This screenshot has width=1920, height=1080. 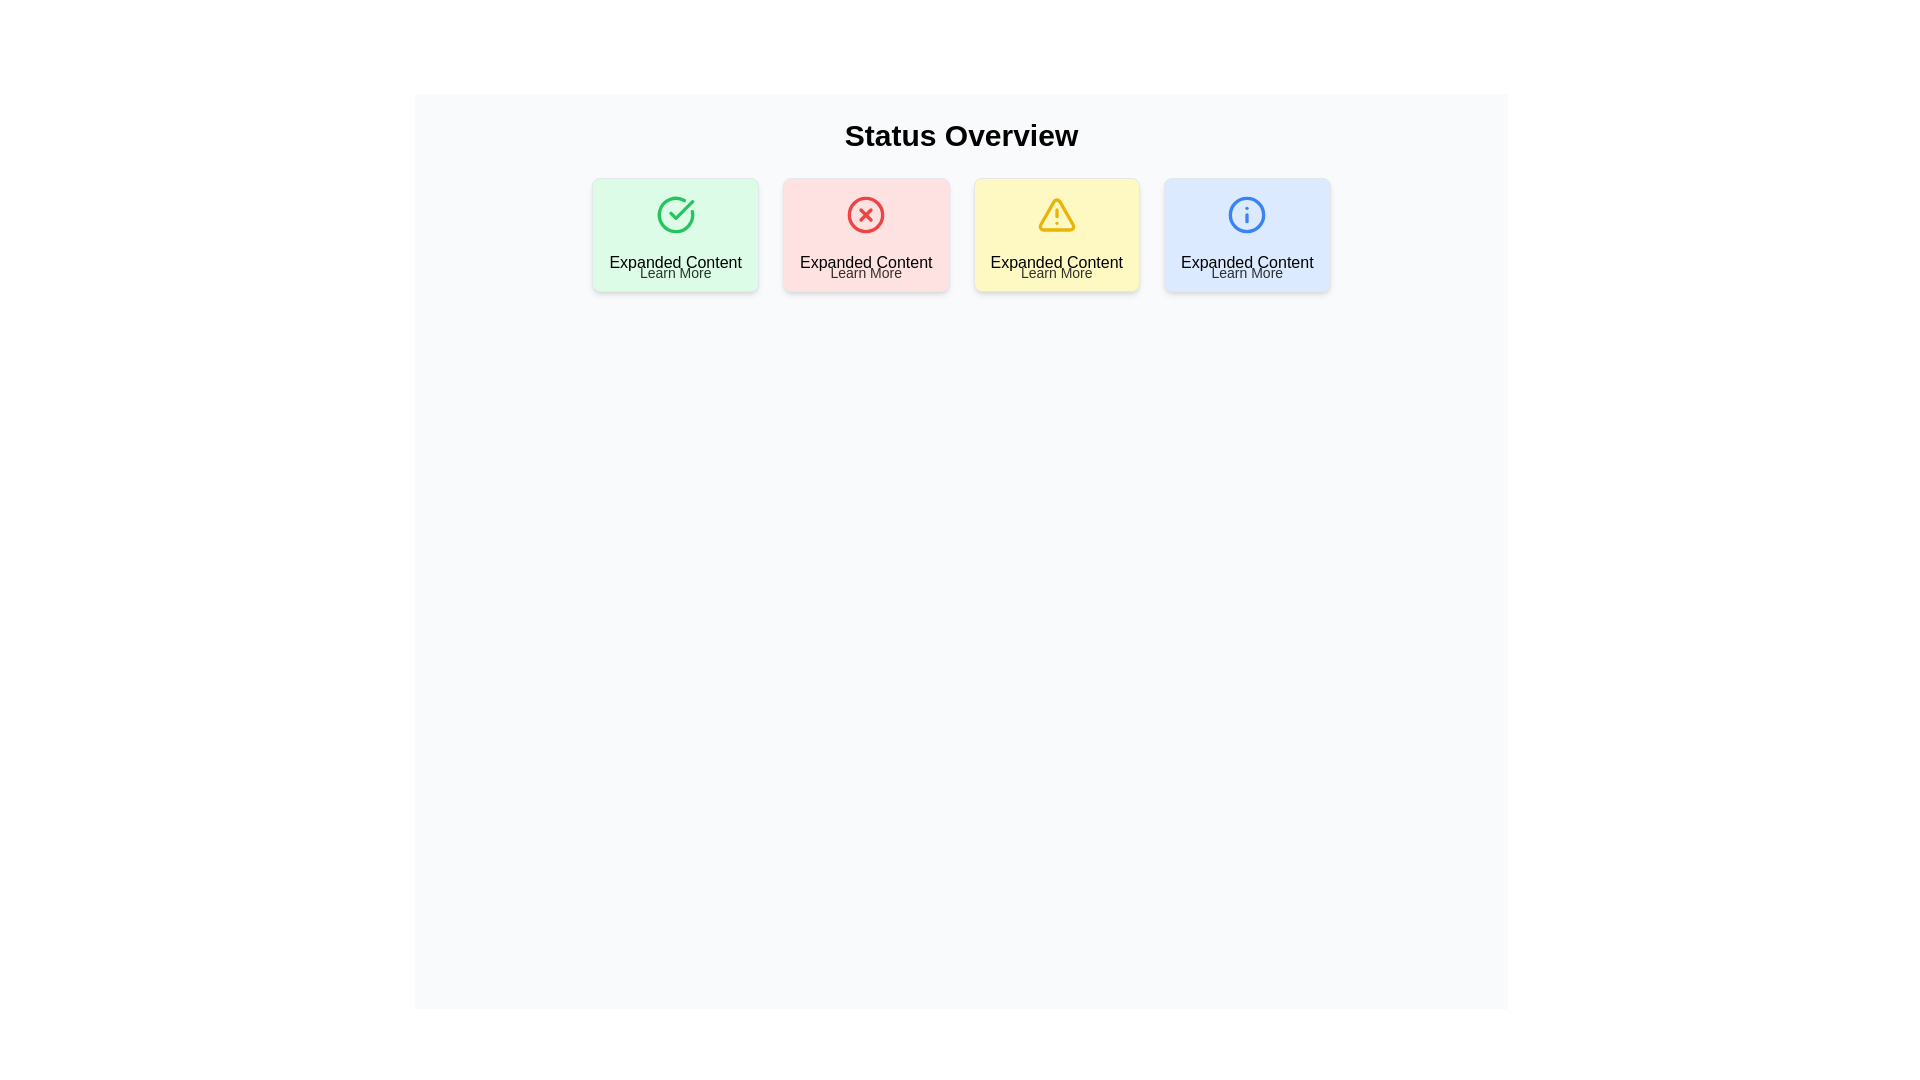 I want to click on the triangular warning icon with a yellow border and a black exclamation mark inside, located in the third box from the left in a row of four status indicator boxes, for information, so click(x=1055, y=215).